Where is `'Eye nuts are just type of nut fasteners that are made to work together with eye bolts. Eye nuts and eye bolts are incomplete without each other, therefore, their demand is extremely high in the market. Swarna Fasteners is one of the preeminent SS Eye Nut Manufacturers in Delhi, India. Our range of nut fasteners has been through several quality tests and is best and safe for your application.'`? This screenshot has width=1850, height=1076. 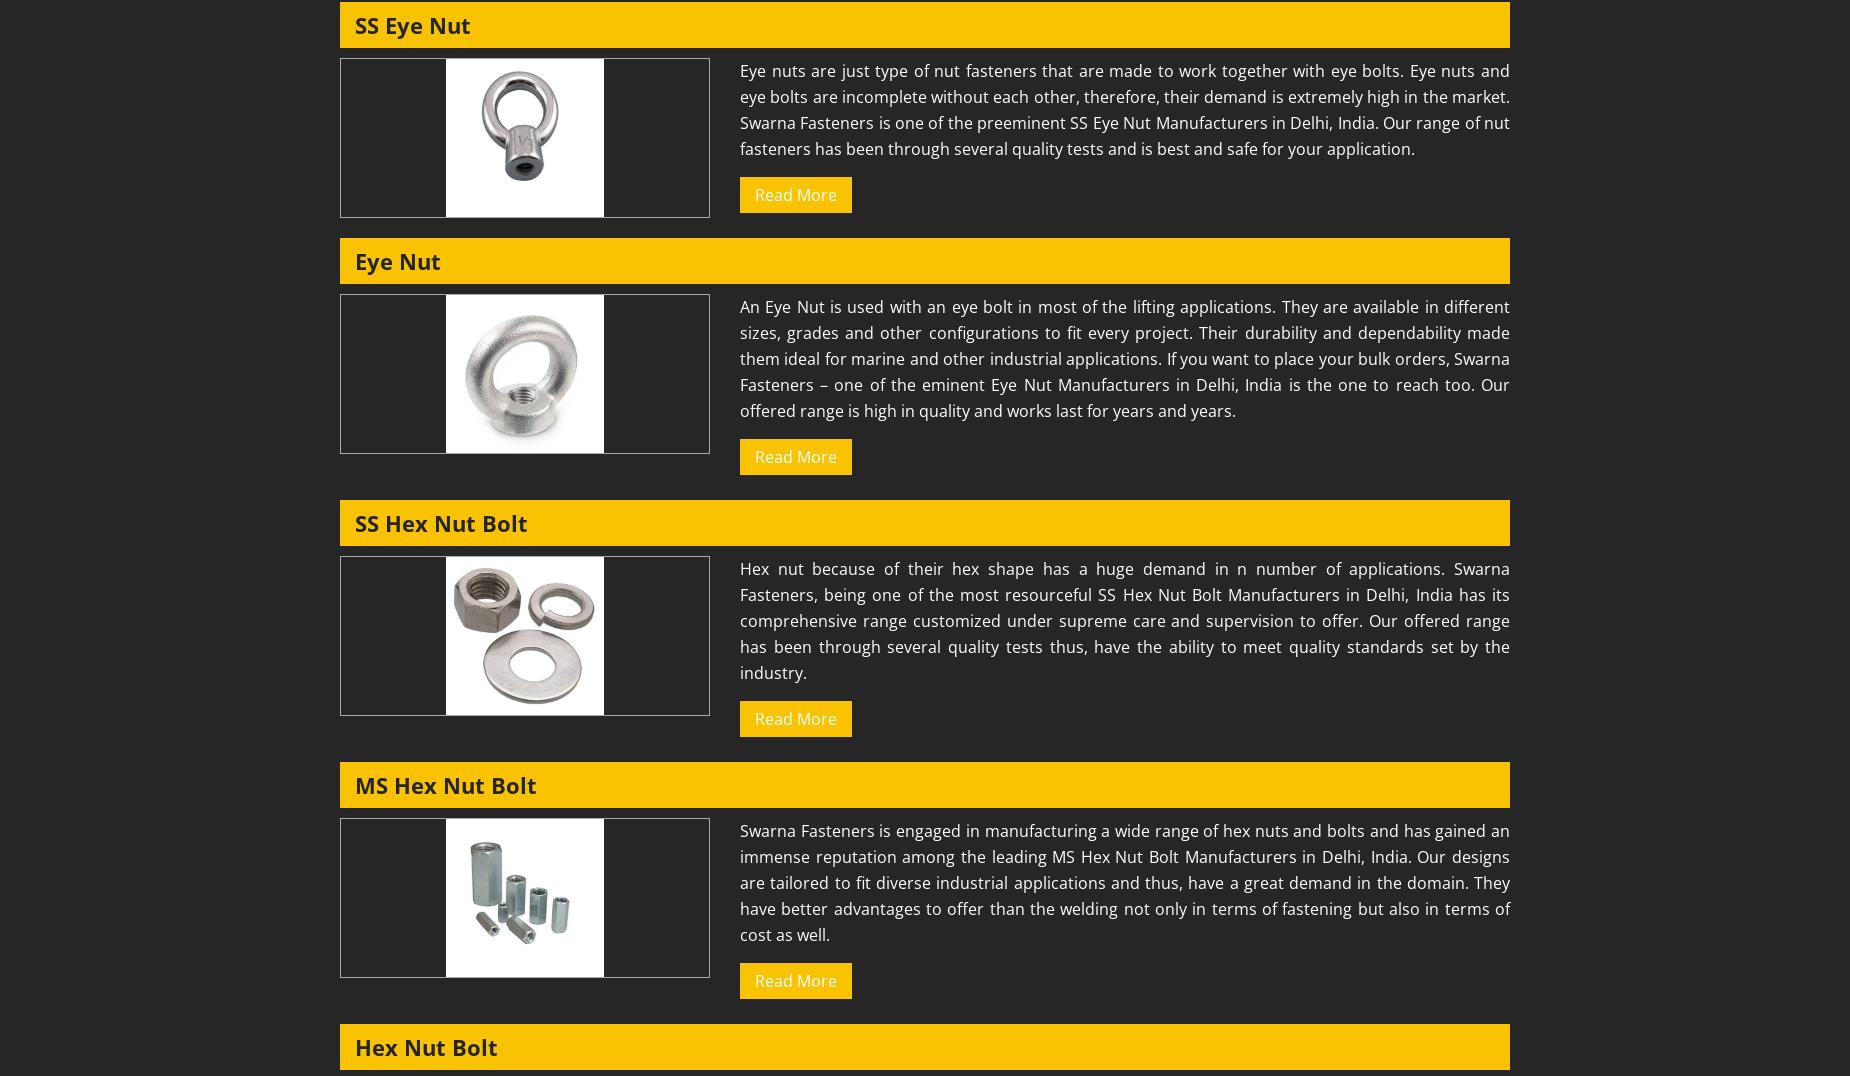
'Eye nuts are just type of nut fasteners that are made to work together with eye bolts. Eye nuts and eye bolts are incomplete without each other, therefore, their demand is extremely high in the market. Swarna Fasteners is one of the preeminent SS Eye Nut Manufacturers in Delhi, India. Our range of nut fasteners has been through several quality tests and is best and safe for your application.' is located at coordinates (1123, 108).